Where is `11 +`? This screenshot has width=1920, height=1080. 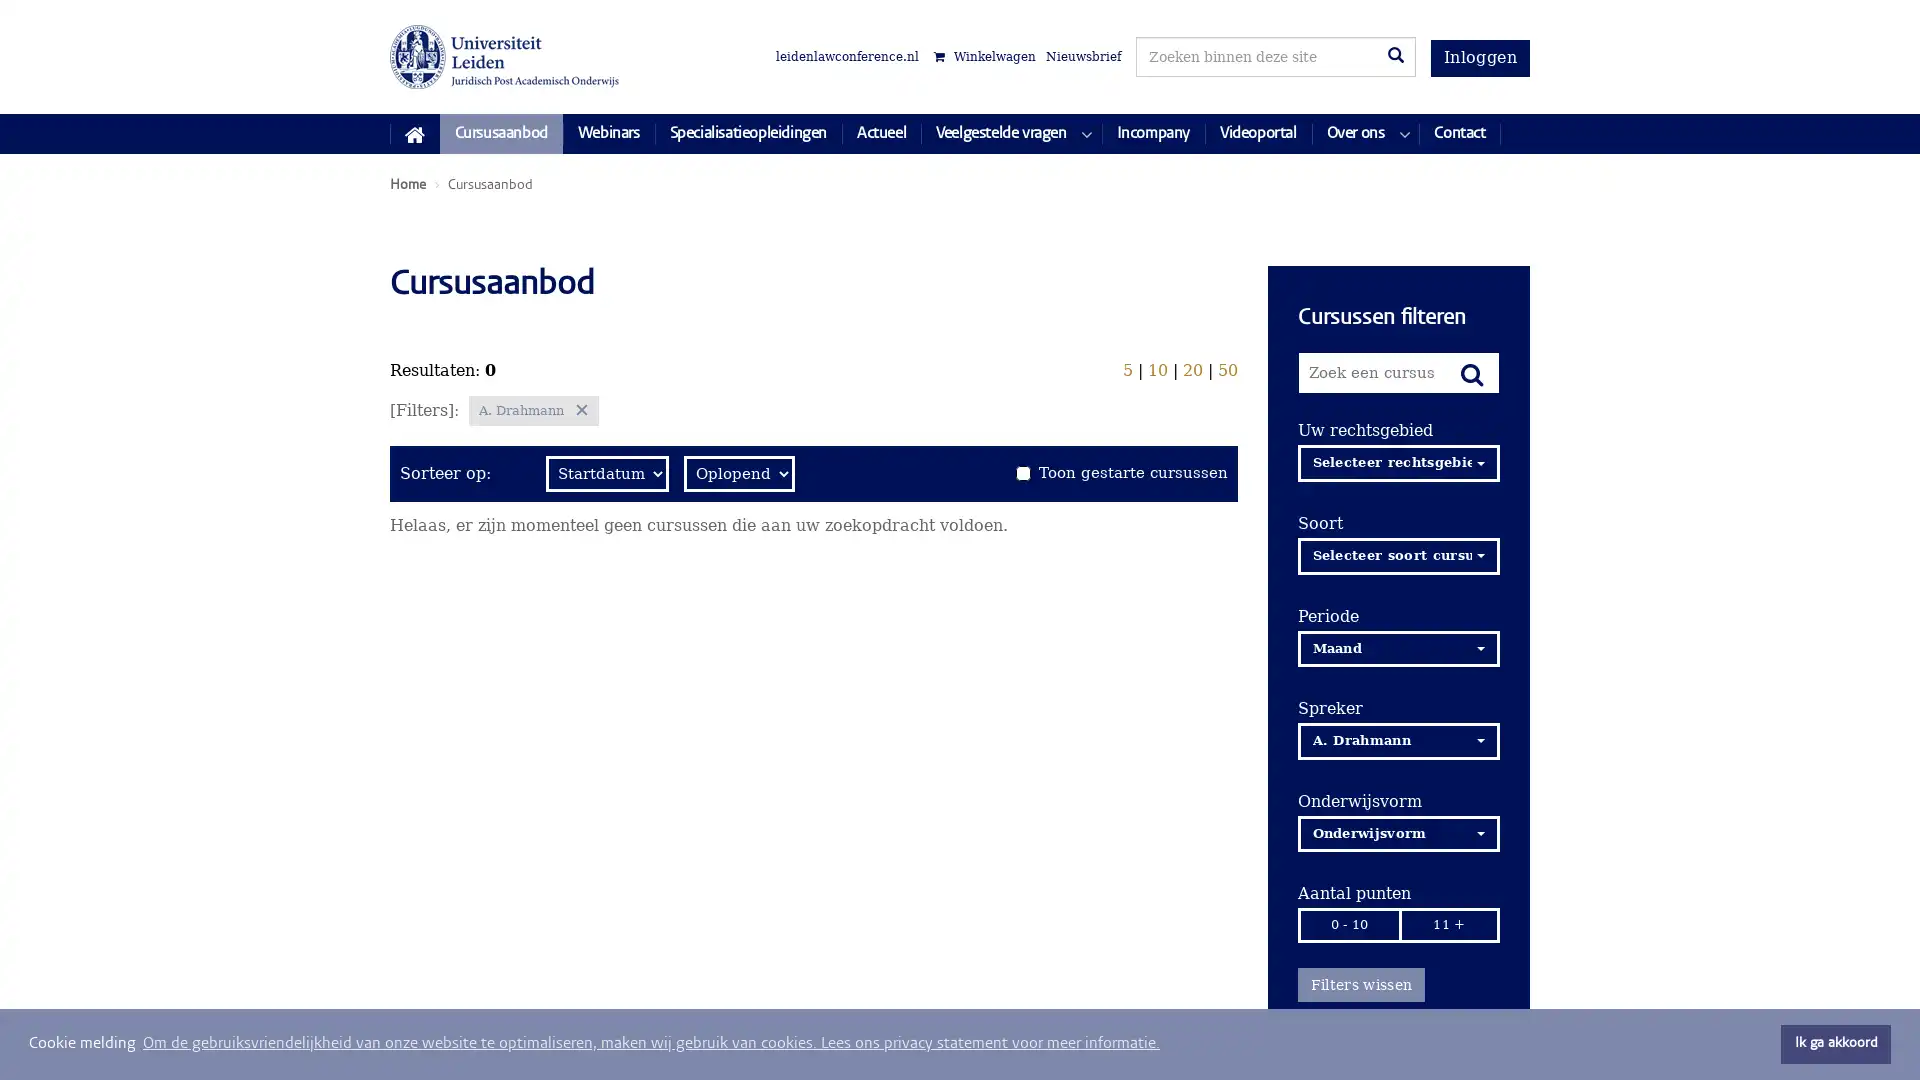
11 + is located at coordinates (1449, 925).